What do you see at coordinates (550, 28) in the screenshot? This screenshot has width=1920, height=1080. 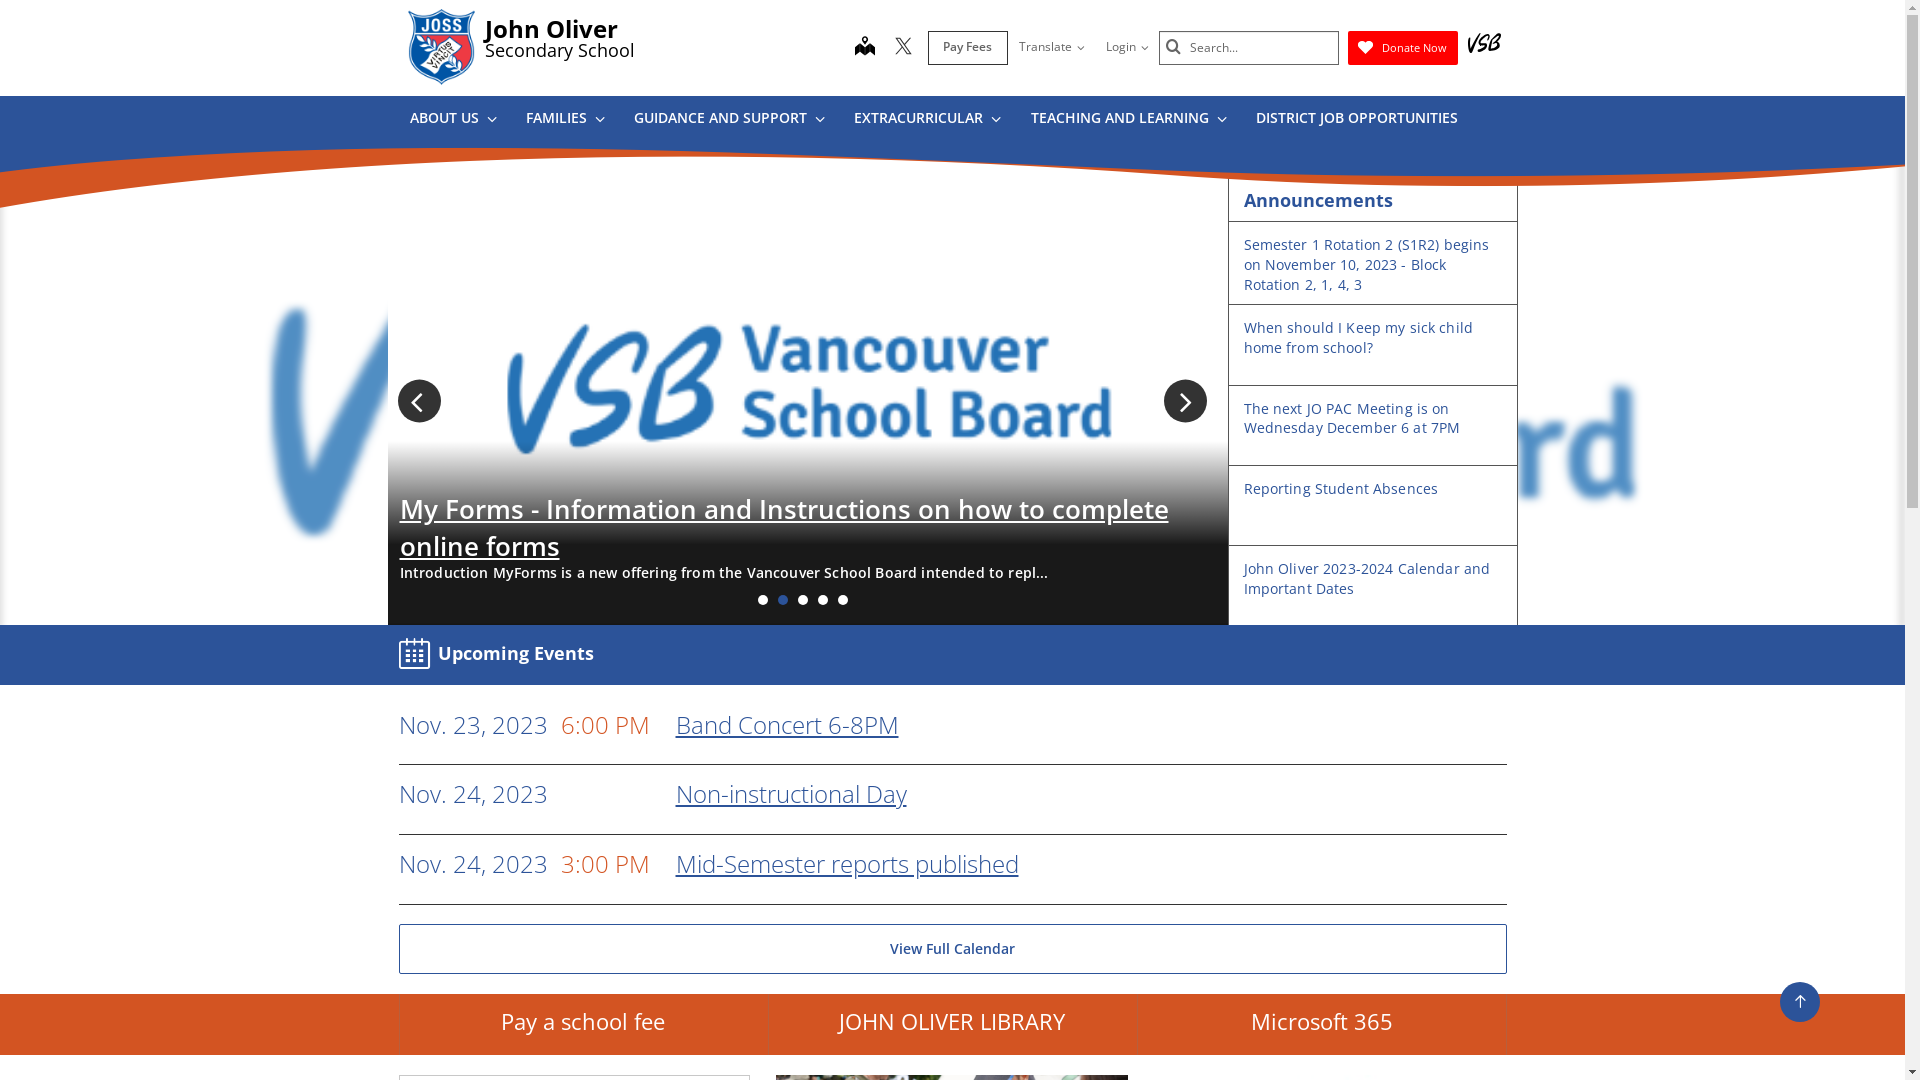 I see `'John Oliver'` at bounding box center [550, 28].